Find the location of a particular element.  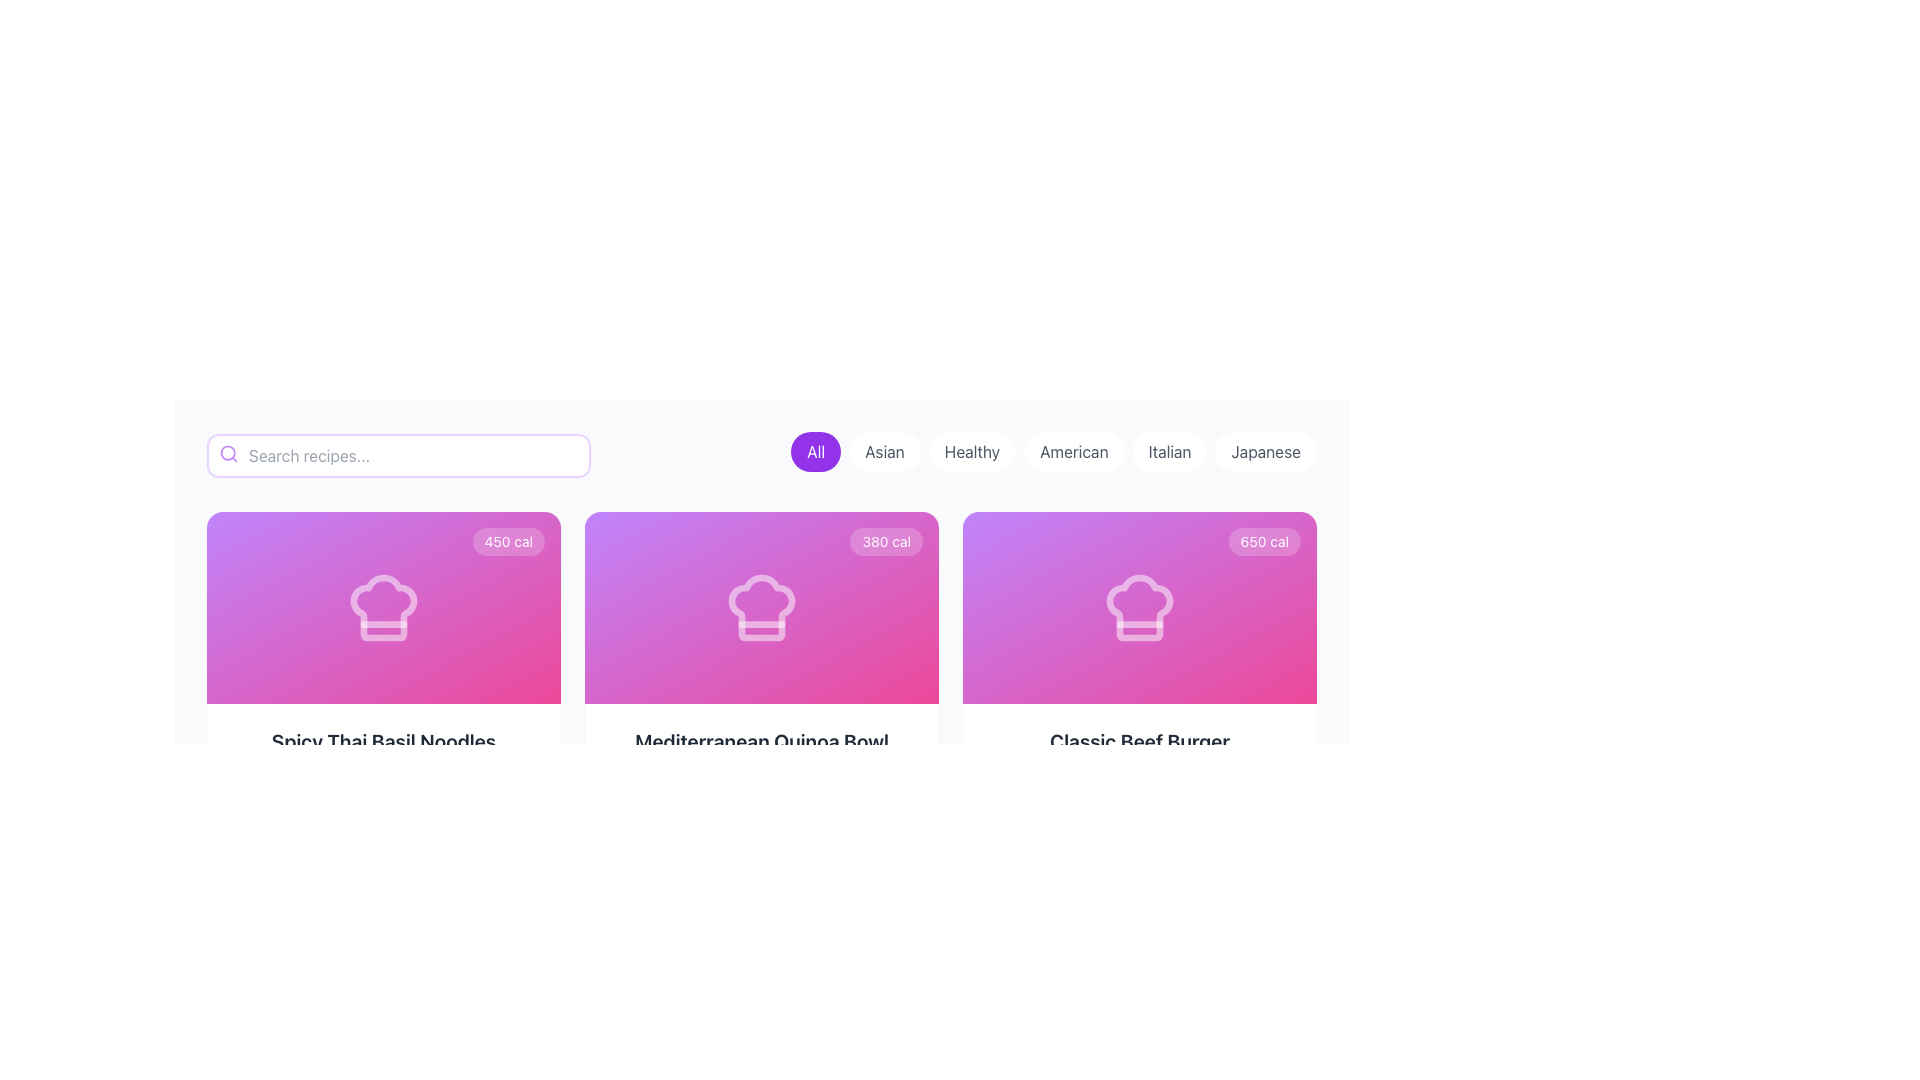

the text label displaying the calorie count located in the top right corner of the card with a purple-to-pink gradient background is located at coordinates (508, 542).